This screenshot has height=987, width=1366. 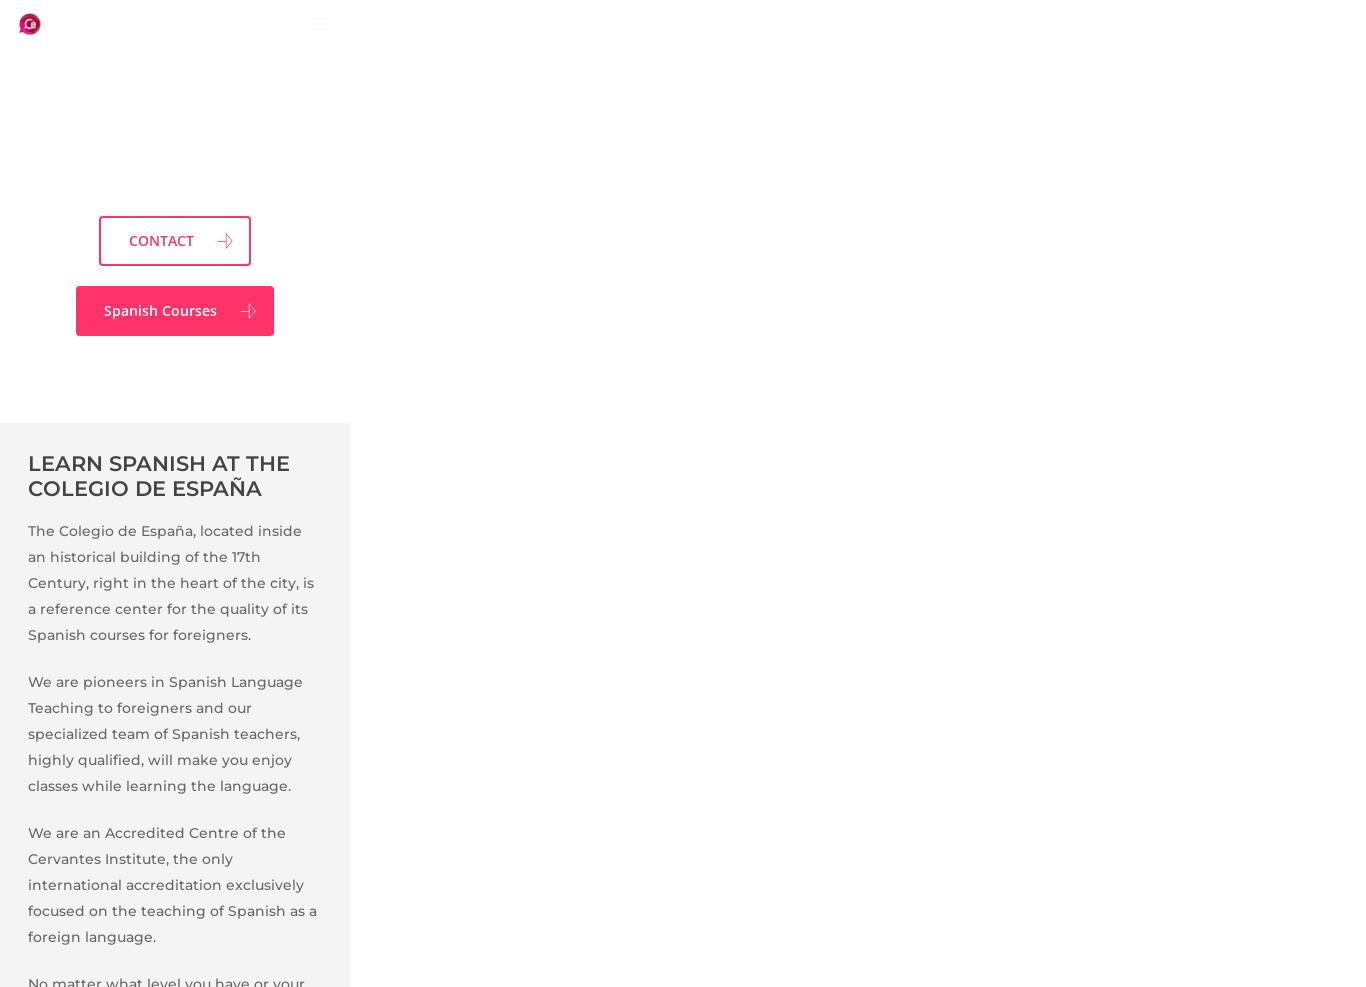 I want to click on 'LEARN SPANISH AT THE COLEGIO DE ESPAÑA', so click(x=158, y=475).